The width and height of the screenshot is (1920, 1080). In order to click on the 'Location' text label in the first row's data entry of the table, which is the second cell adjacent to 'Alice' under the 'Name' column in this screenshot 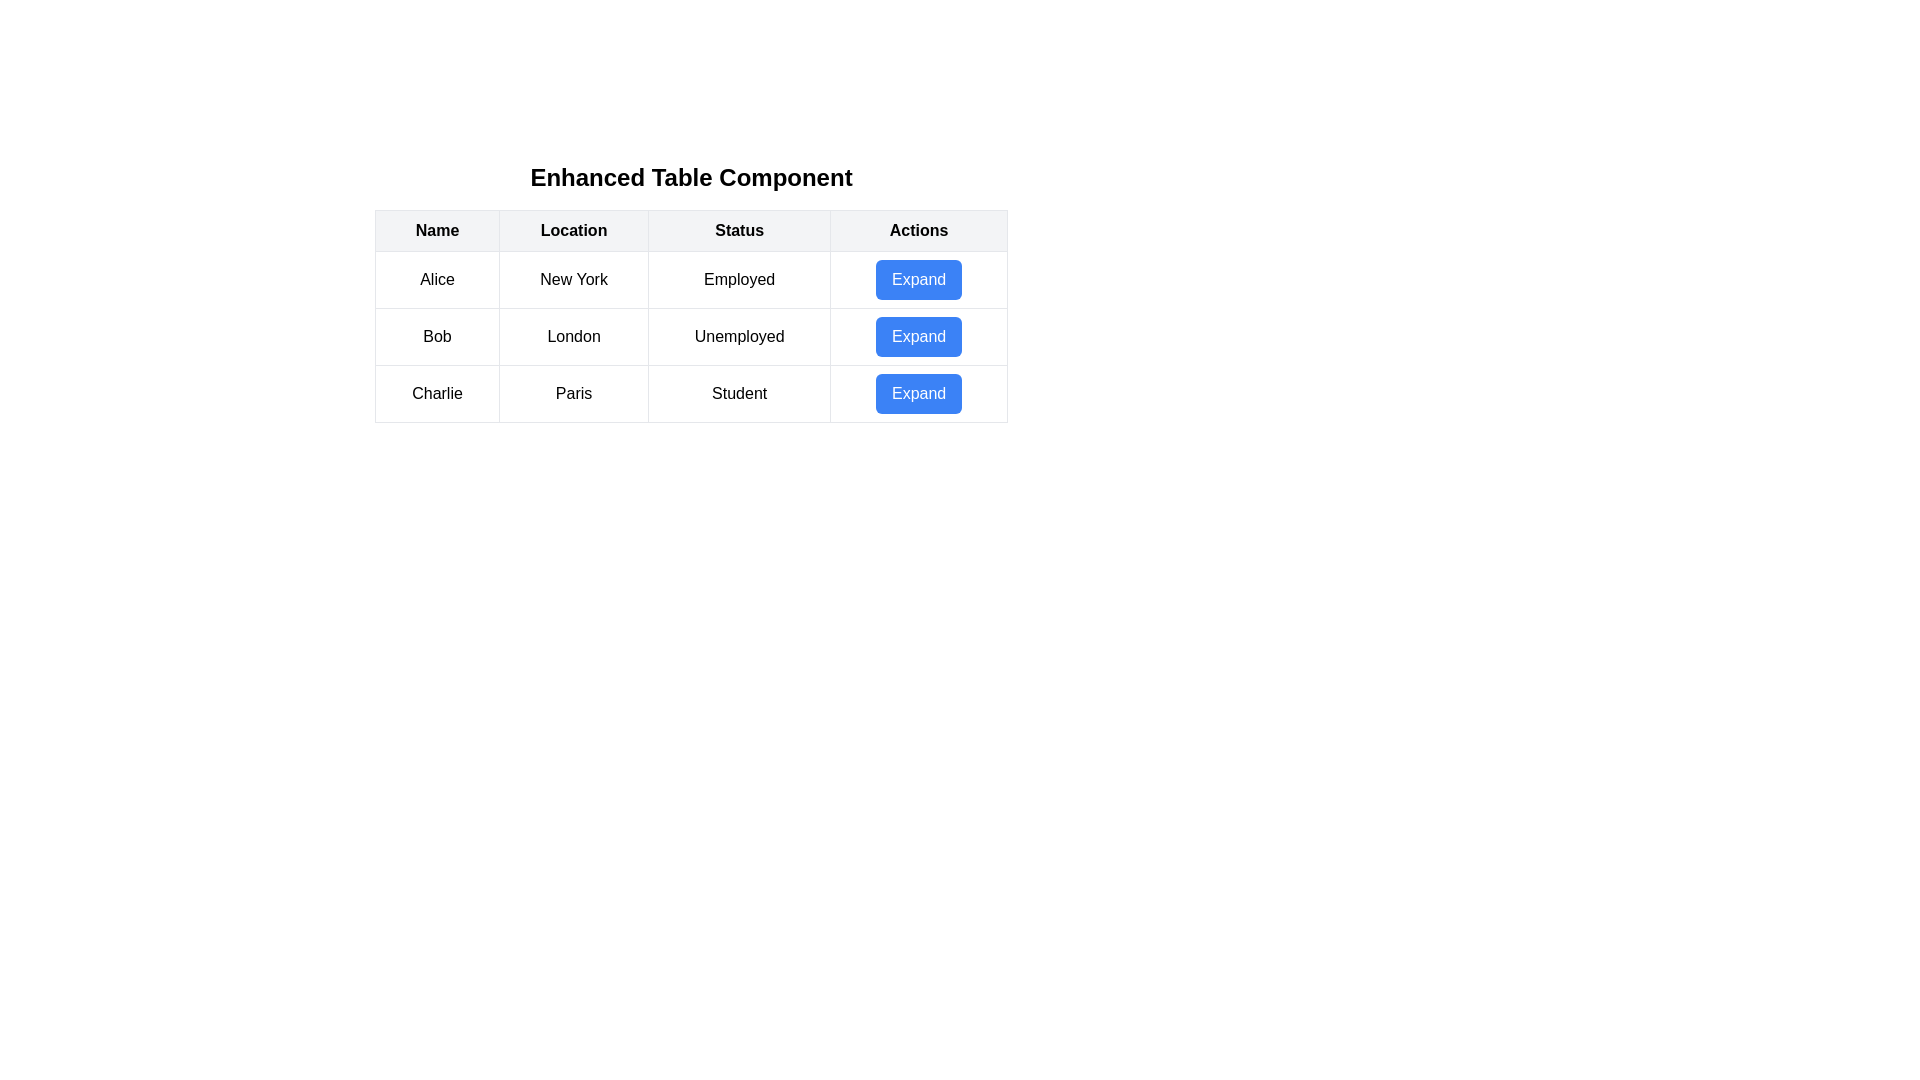, I will do `click(573, 280)`.